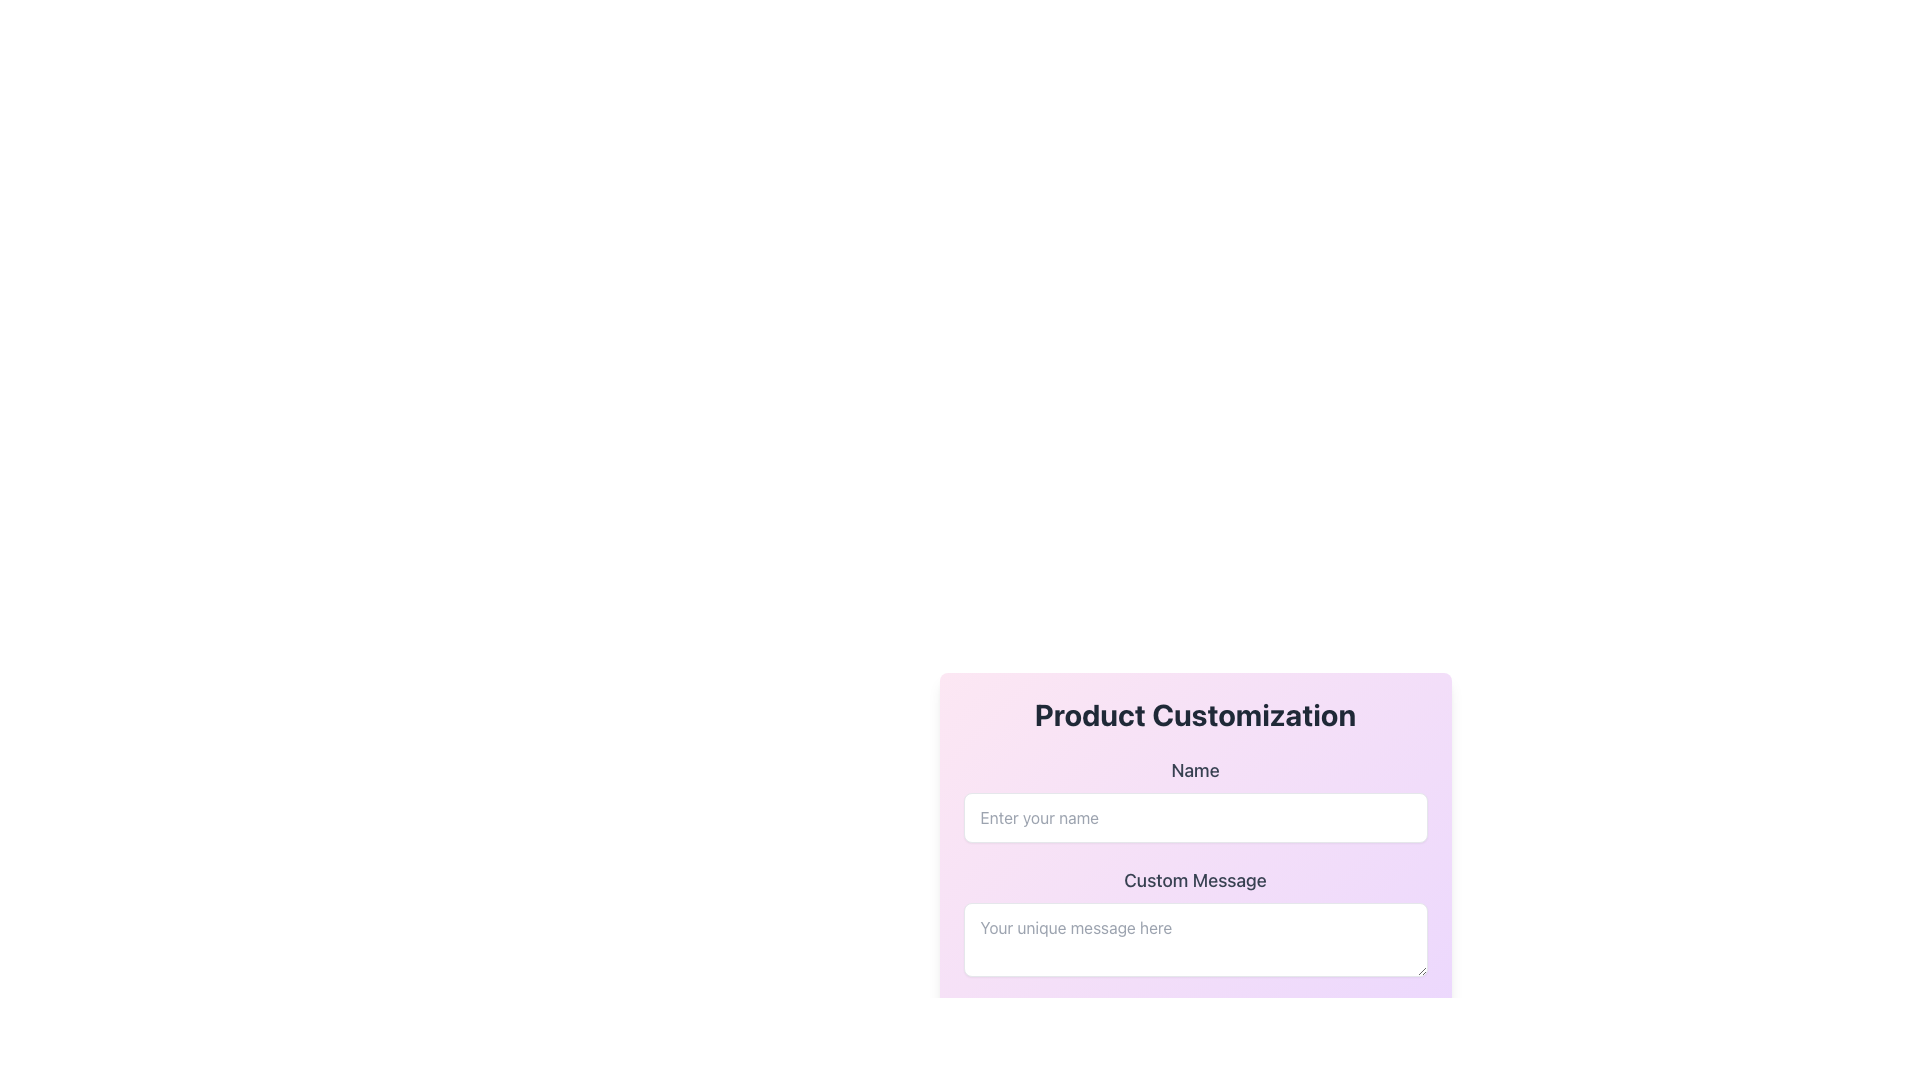 The height and width of the screenshot is (1080, 1920). What do you see at coordinates (1195, 879) in the screenshot?
I see `the text label that reads 'Custom Message', which is styled with a large font size, medium weight, and gray color, located directly above the textarea with the placeholder 'Your unique message here'` at bounding box center [1195, 879].